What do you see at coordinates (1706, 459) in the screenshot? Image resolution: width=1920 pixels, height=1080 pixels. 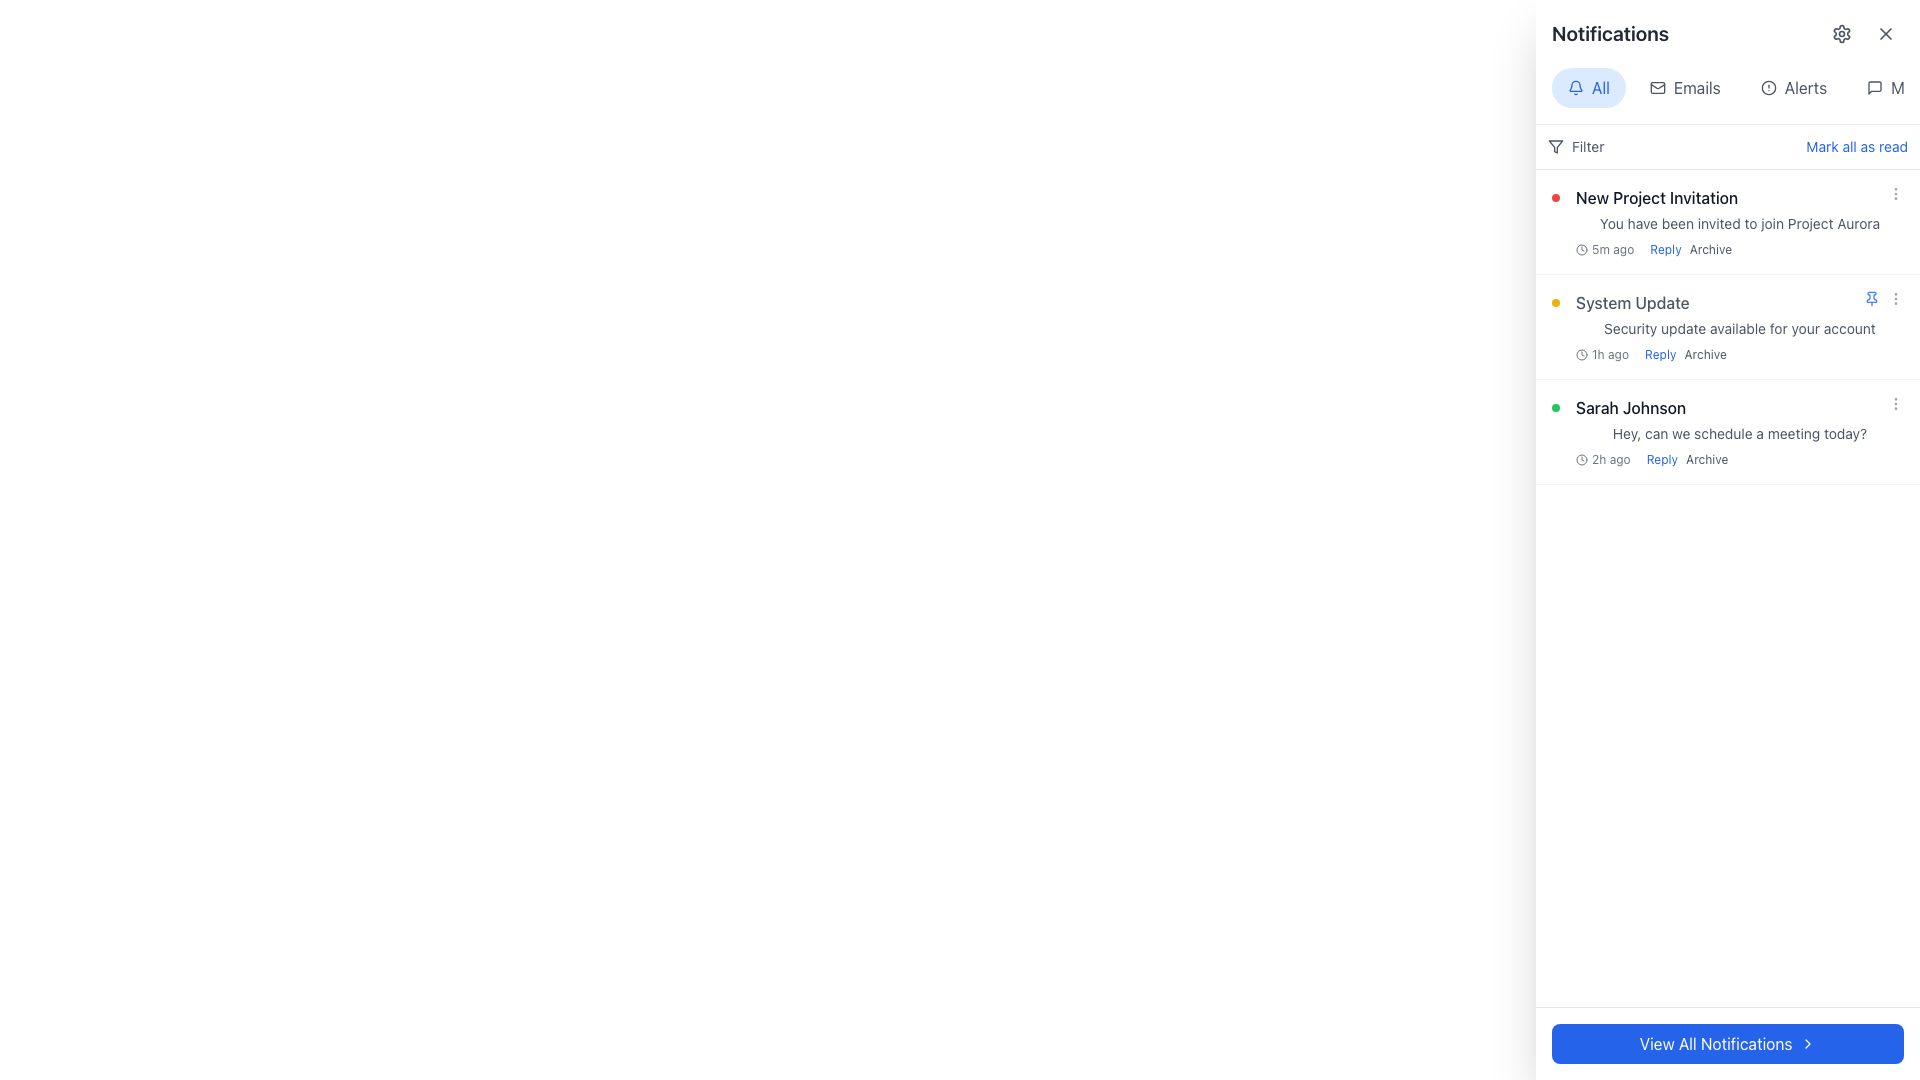 I see `the interactive text label that says 'Archive' located in the notifications list, specifically within the third notification item related to 'Sarah Johnson', to trigger a hover effect or tooltip` at bounding box center [1706, 459].